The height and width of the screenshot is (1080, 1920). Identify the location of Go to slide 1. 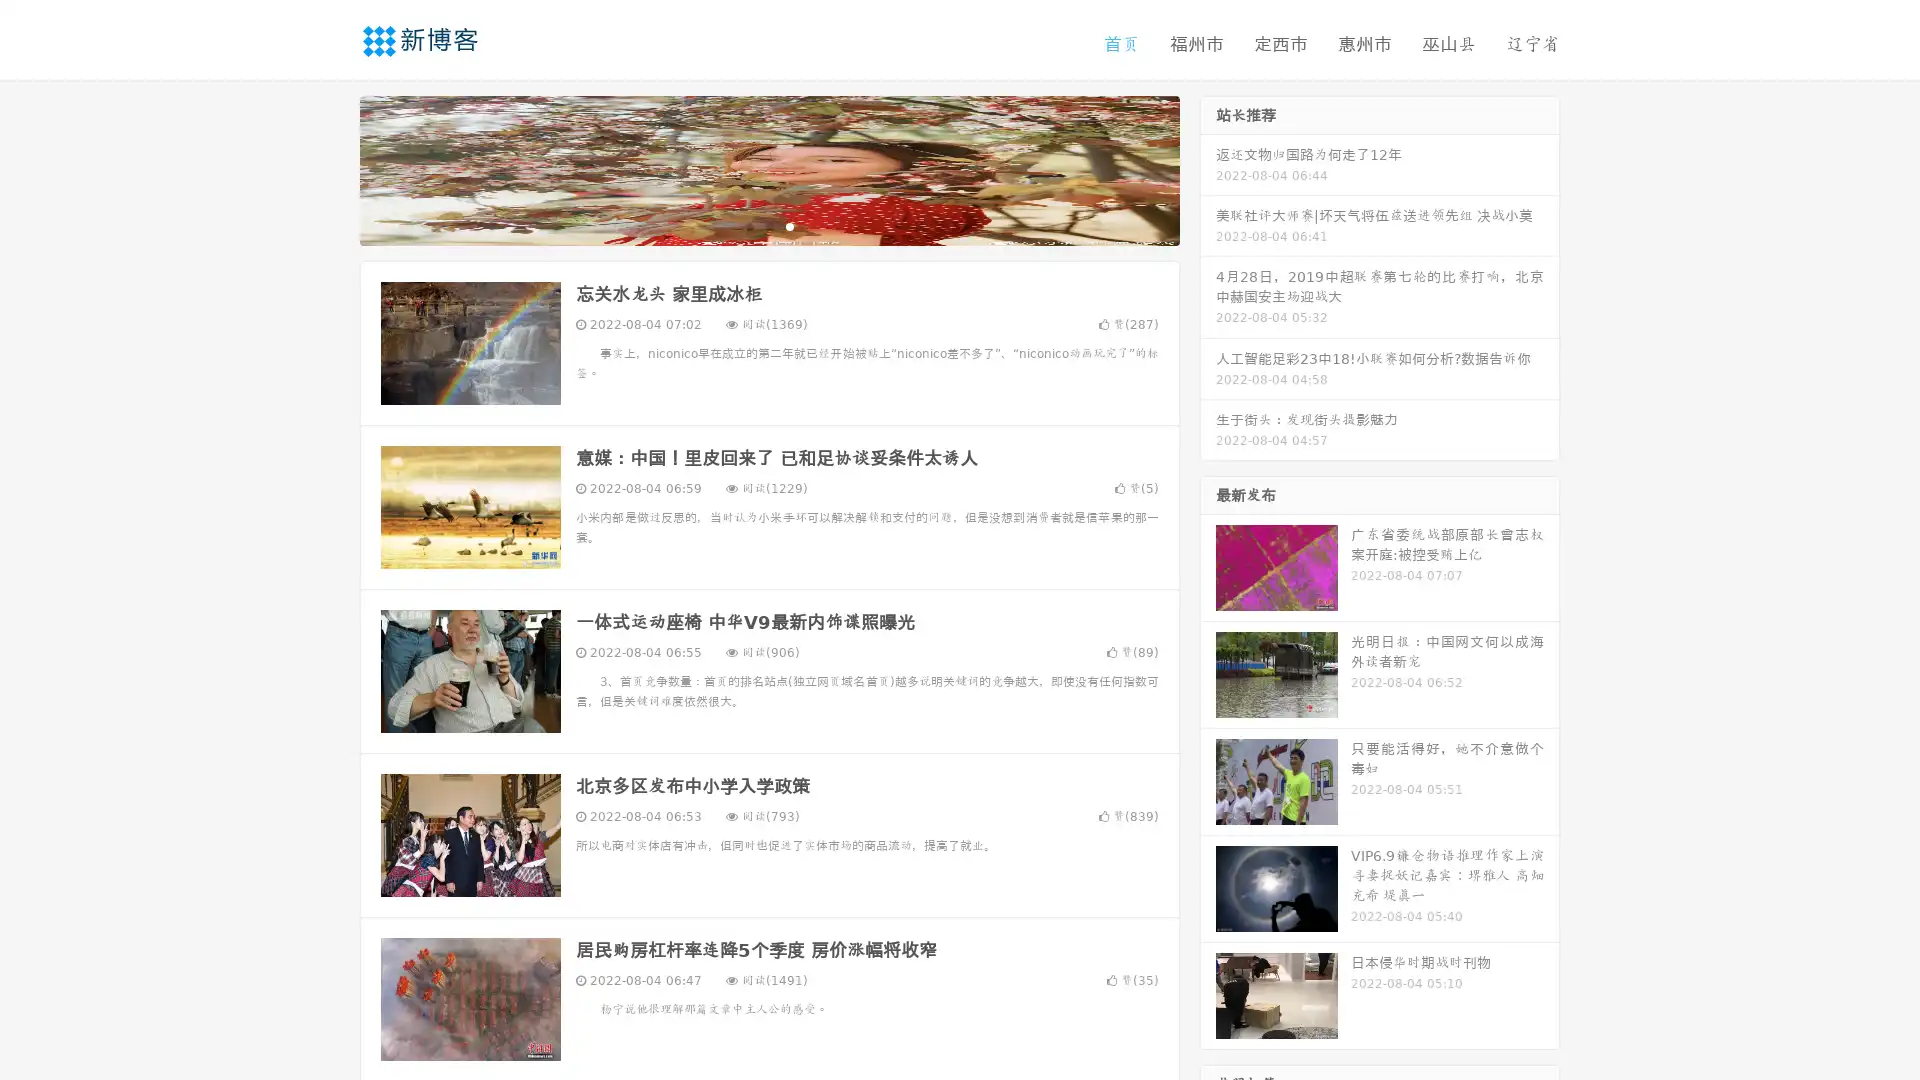
(748, 225).